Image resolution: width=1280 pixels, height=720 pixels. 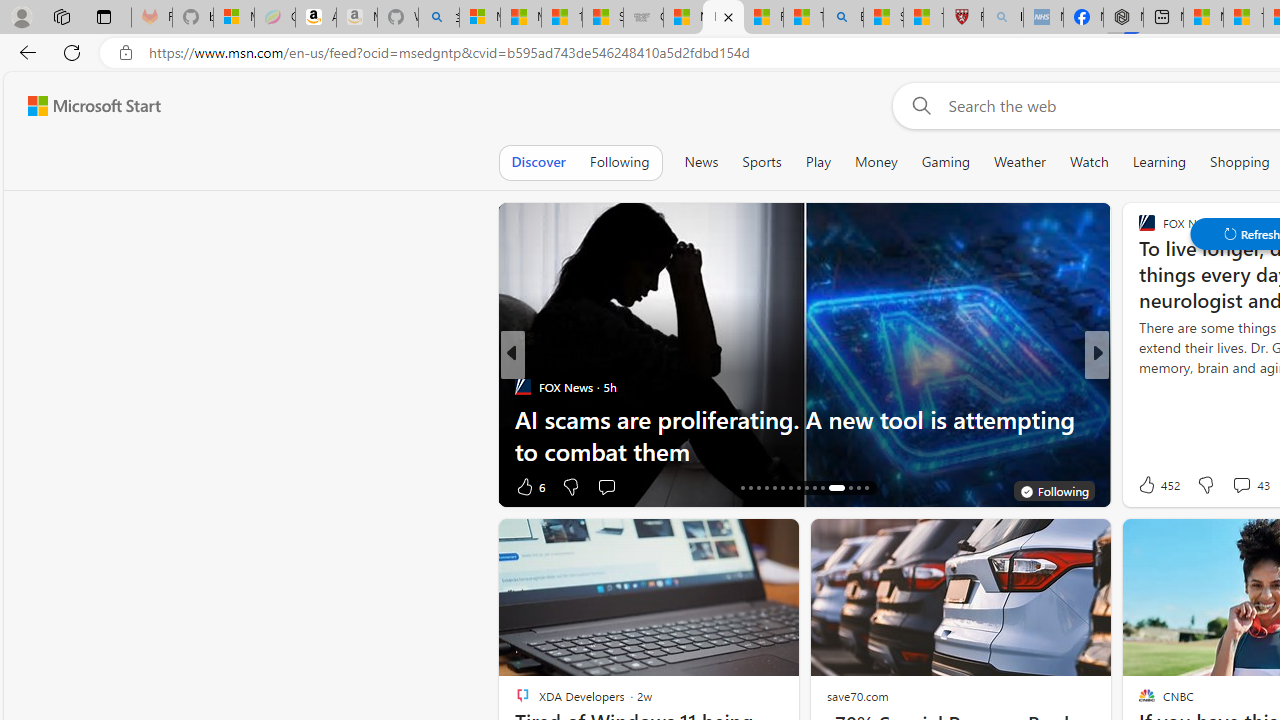 What do you see at coordinates (1234, 486) in the screenshot?
I see `'View comments 197 Comment'` at bounding box center [1234, 486].